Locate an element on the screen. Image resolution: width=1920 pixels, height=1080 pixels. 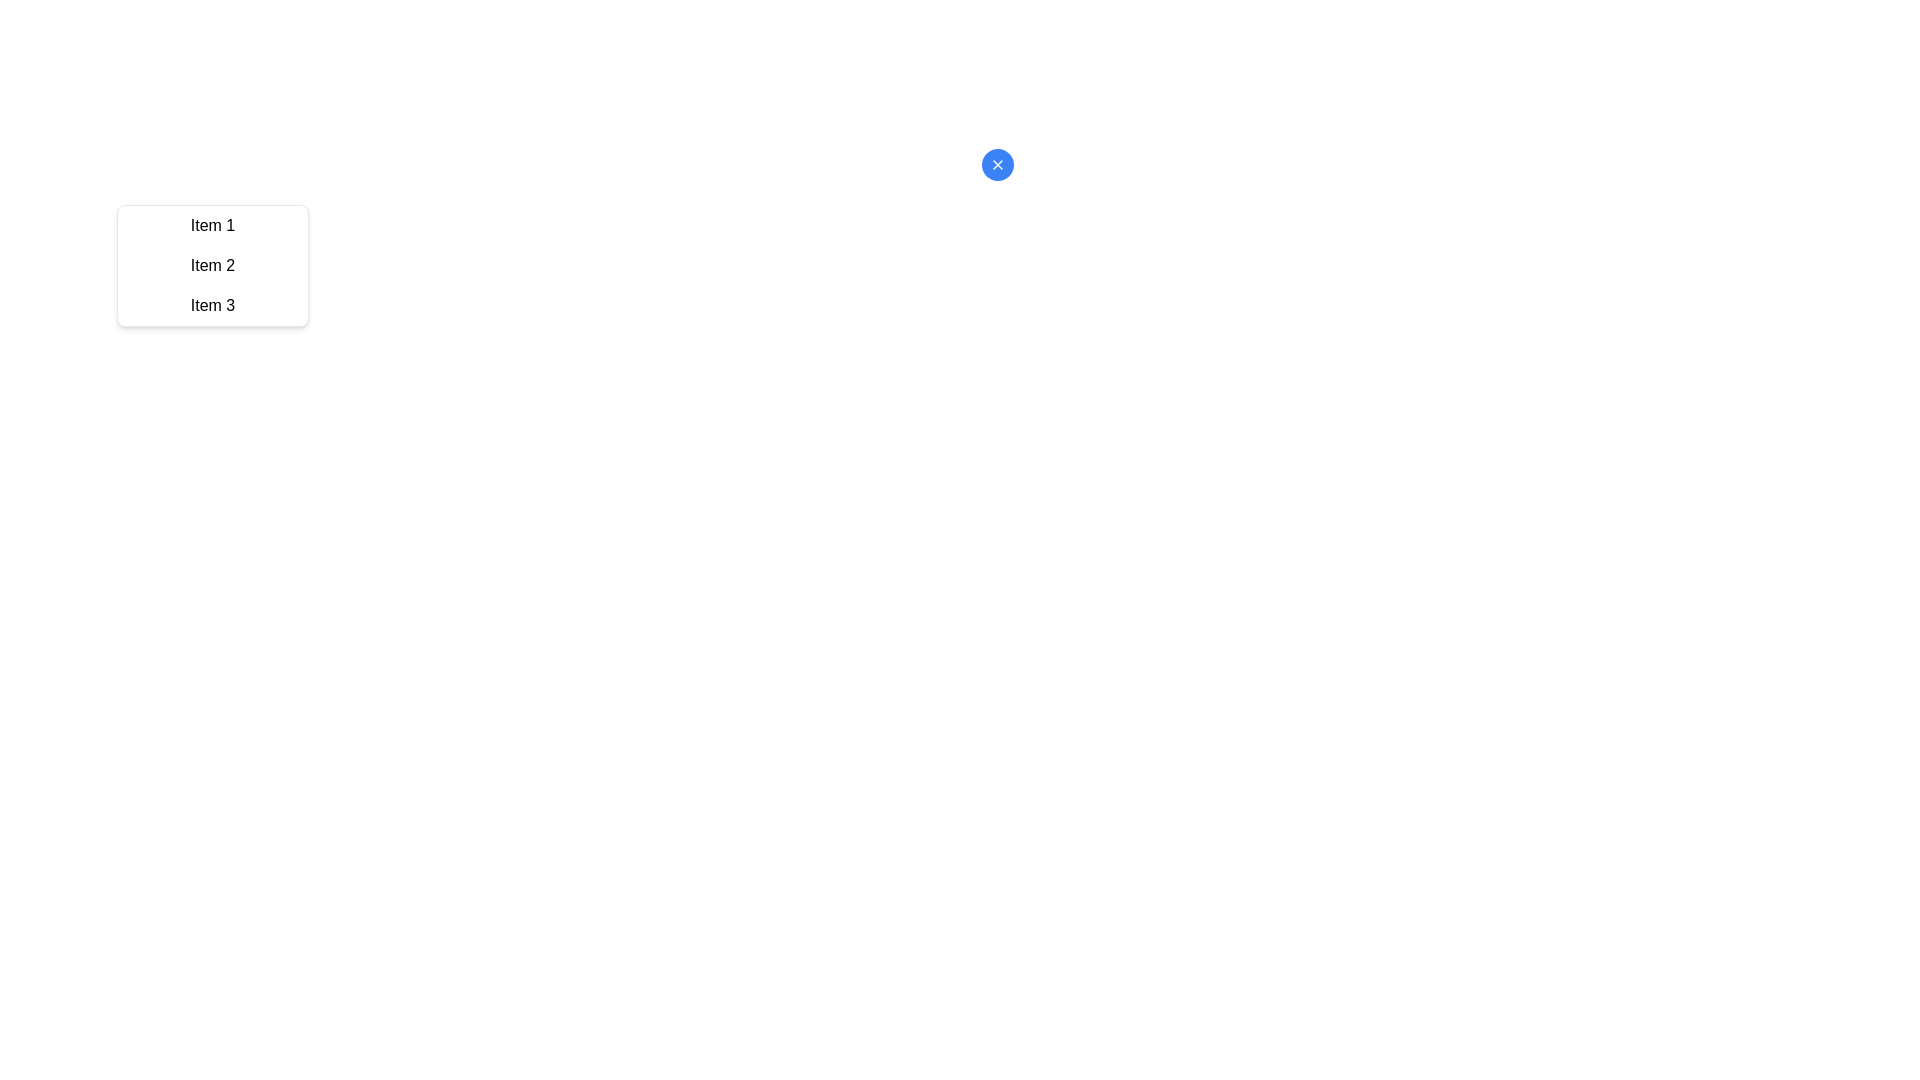
the dropdown menu located in the top-left section of the display is located at coordinates (212, 265).